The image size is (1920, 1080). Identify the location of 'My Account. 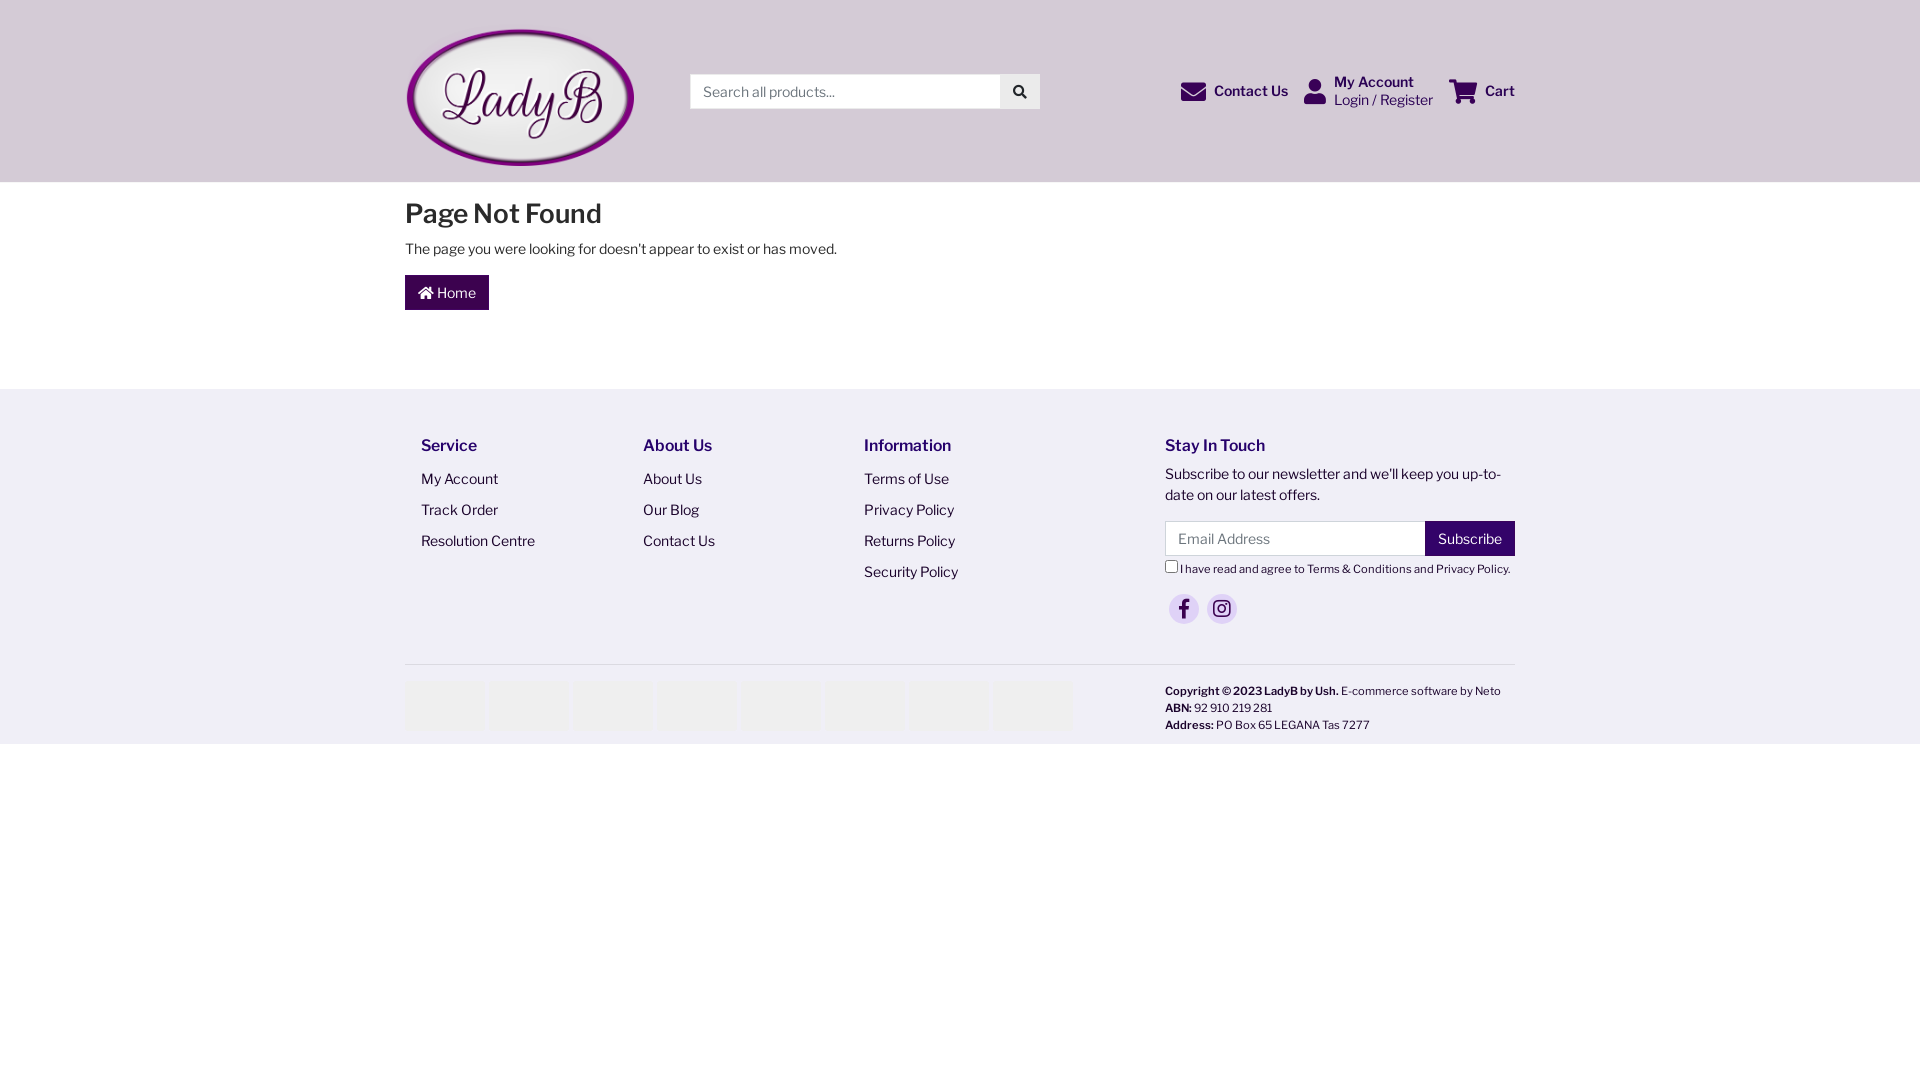
(1367, 91).